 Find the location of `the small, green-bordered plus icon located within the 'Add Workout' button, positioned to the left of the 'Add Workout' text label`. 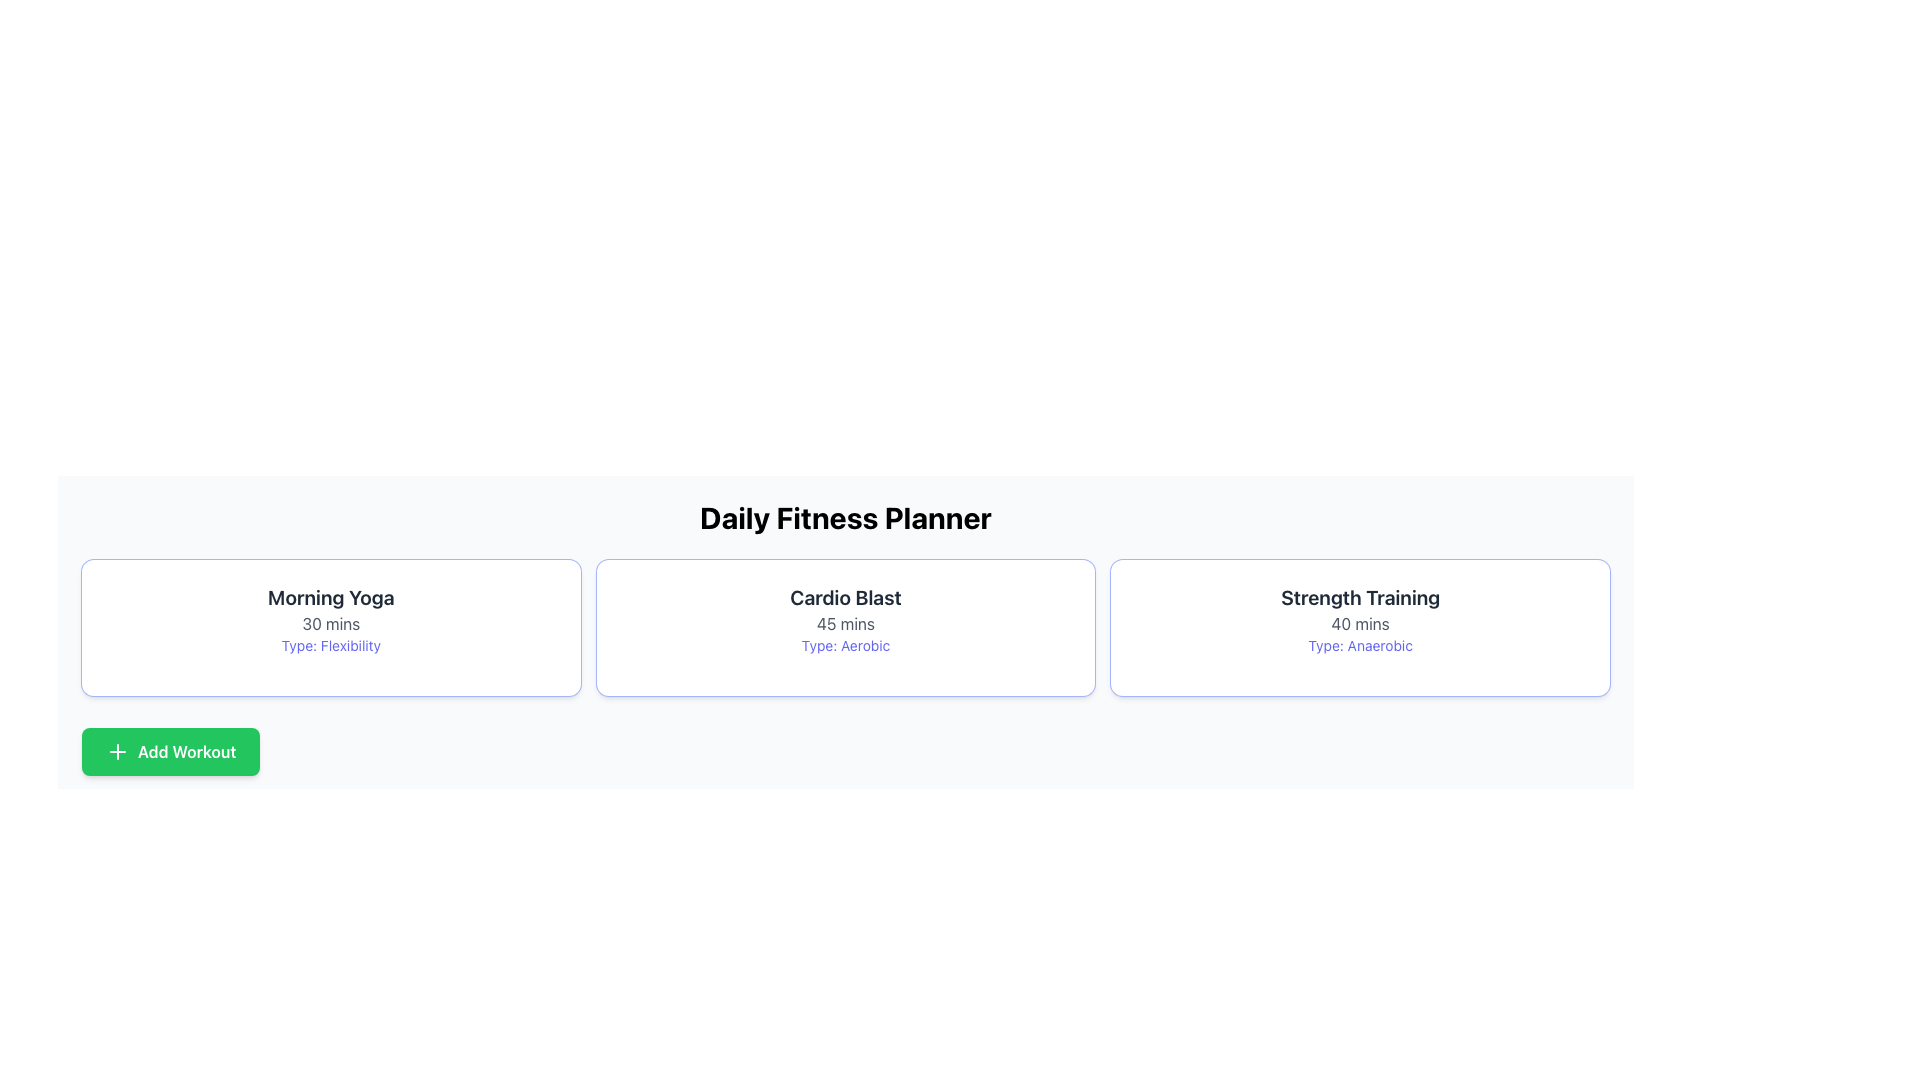

the small, green-bordered plus icon located within the 'Add Workout' button, positioned to the left of the 'Add Workout' text label is located at coordinates (117, 752).